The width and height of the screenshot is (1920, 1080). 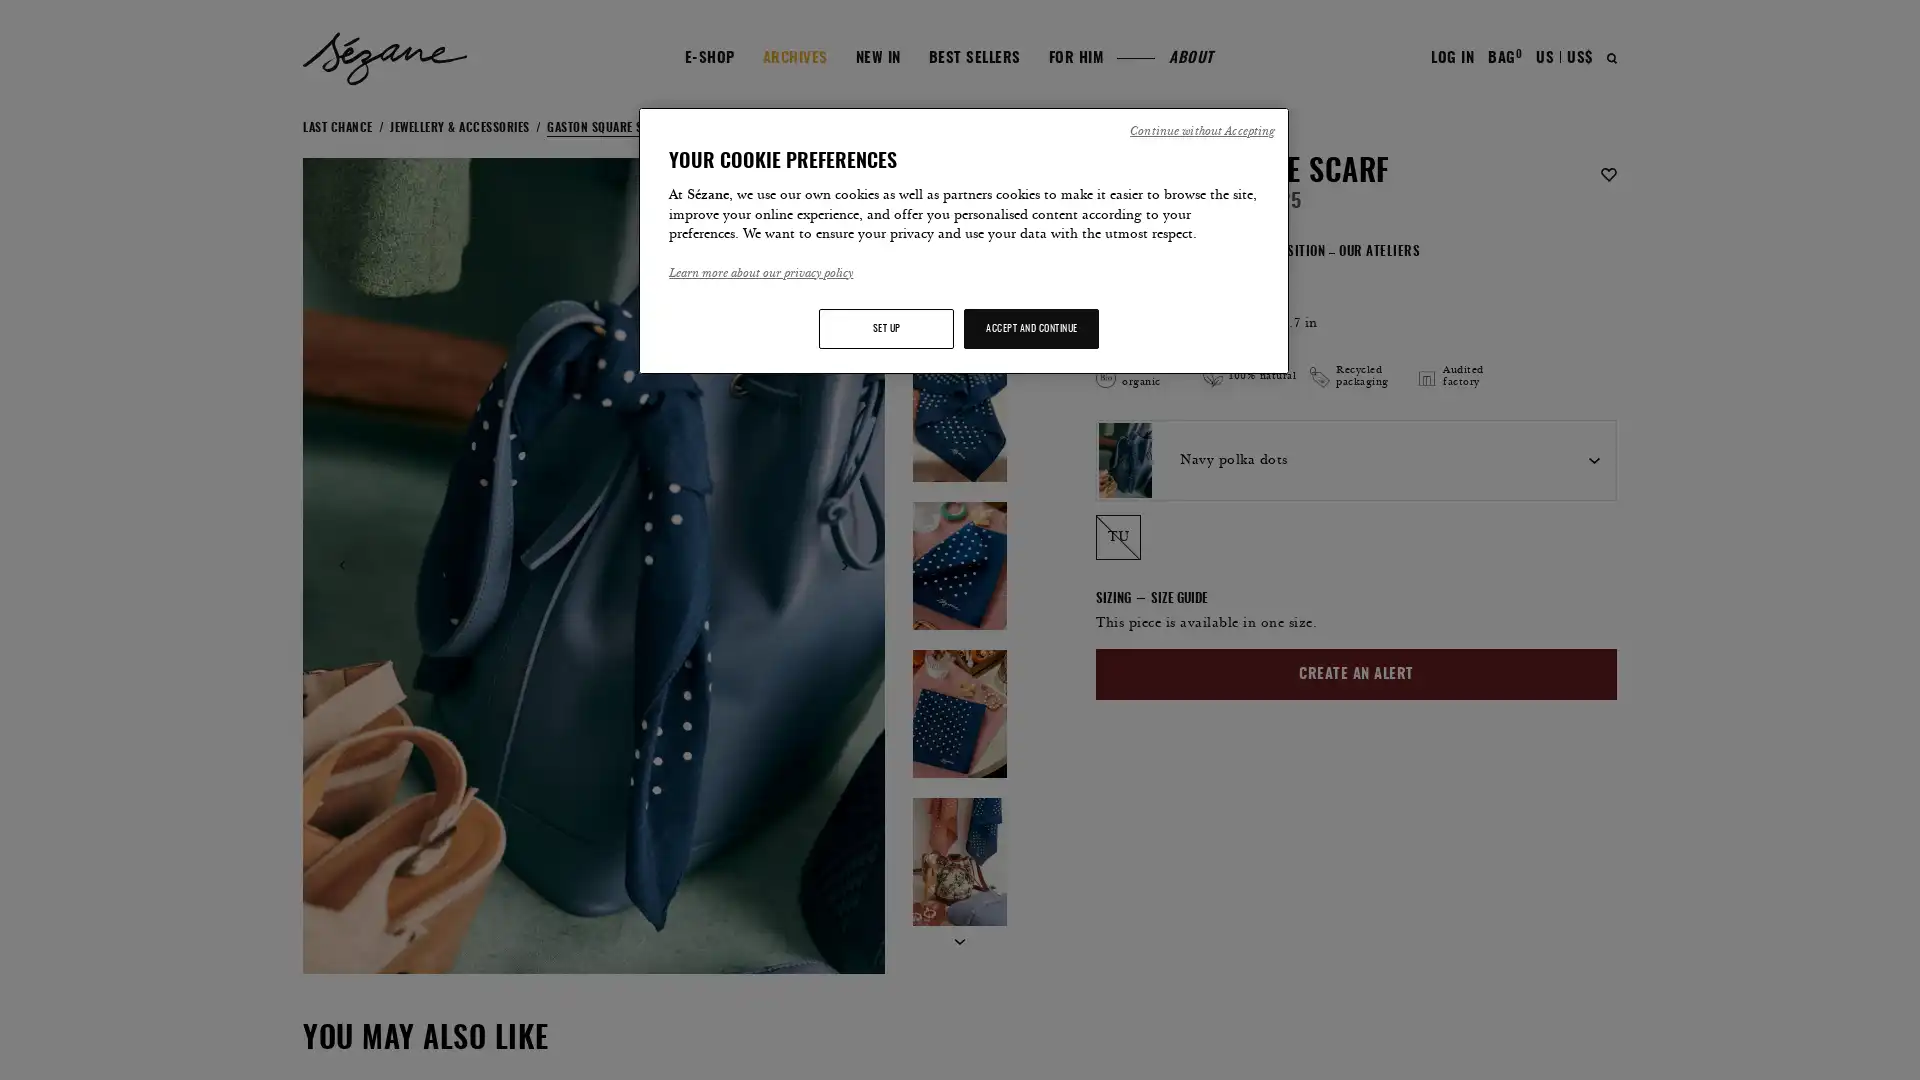 What do you see at coordinates (1031, 326) in the screenshot?
I see `ACCEPT AND CONTINUE` at bounding box center [1031, 326].